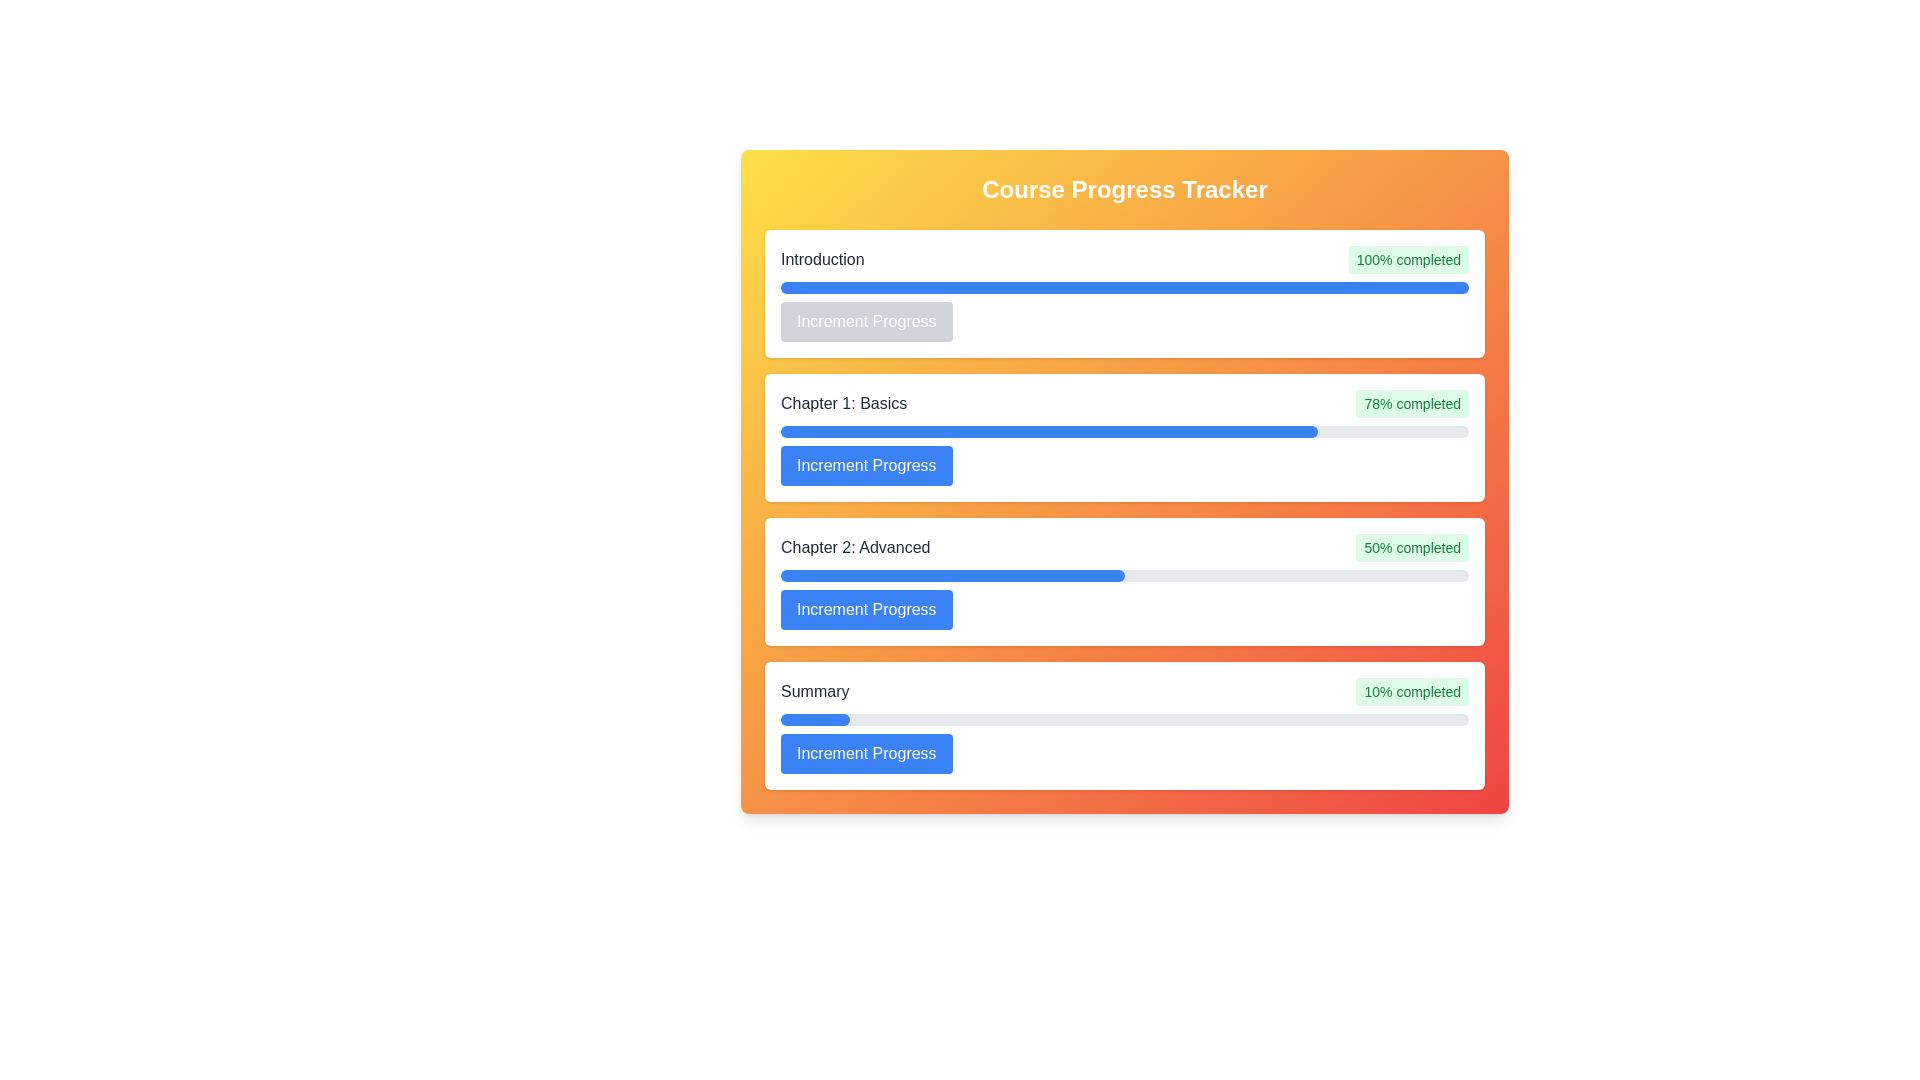 The width and height of the screenshot is (1920, 1080). Describe the element at coordinates (952, 575) in the screenshot. I see `the filled portion of the progress bar indicating approximately 50% completion for 'Chapter 2: Advanced'` at that location.